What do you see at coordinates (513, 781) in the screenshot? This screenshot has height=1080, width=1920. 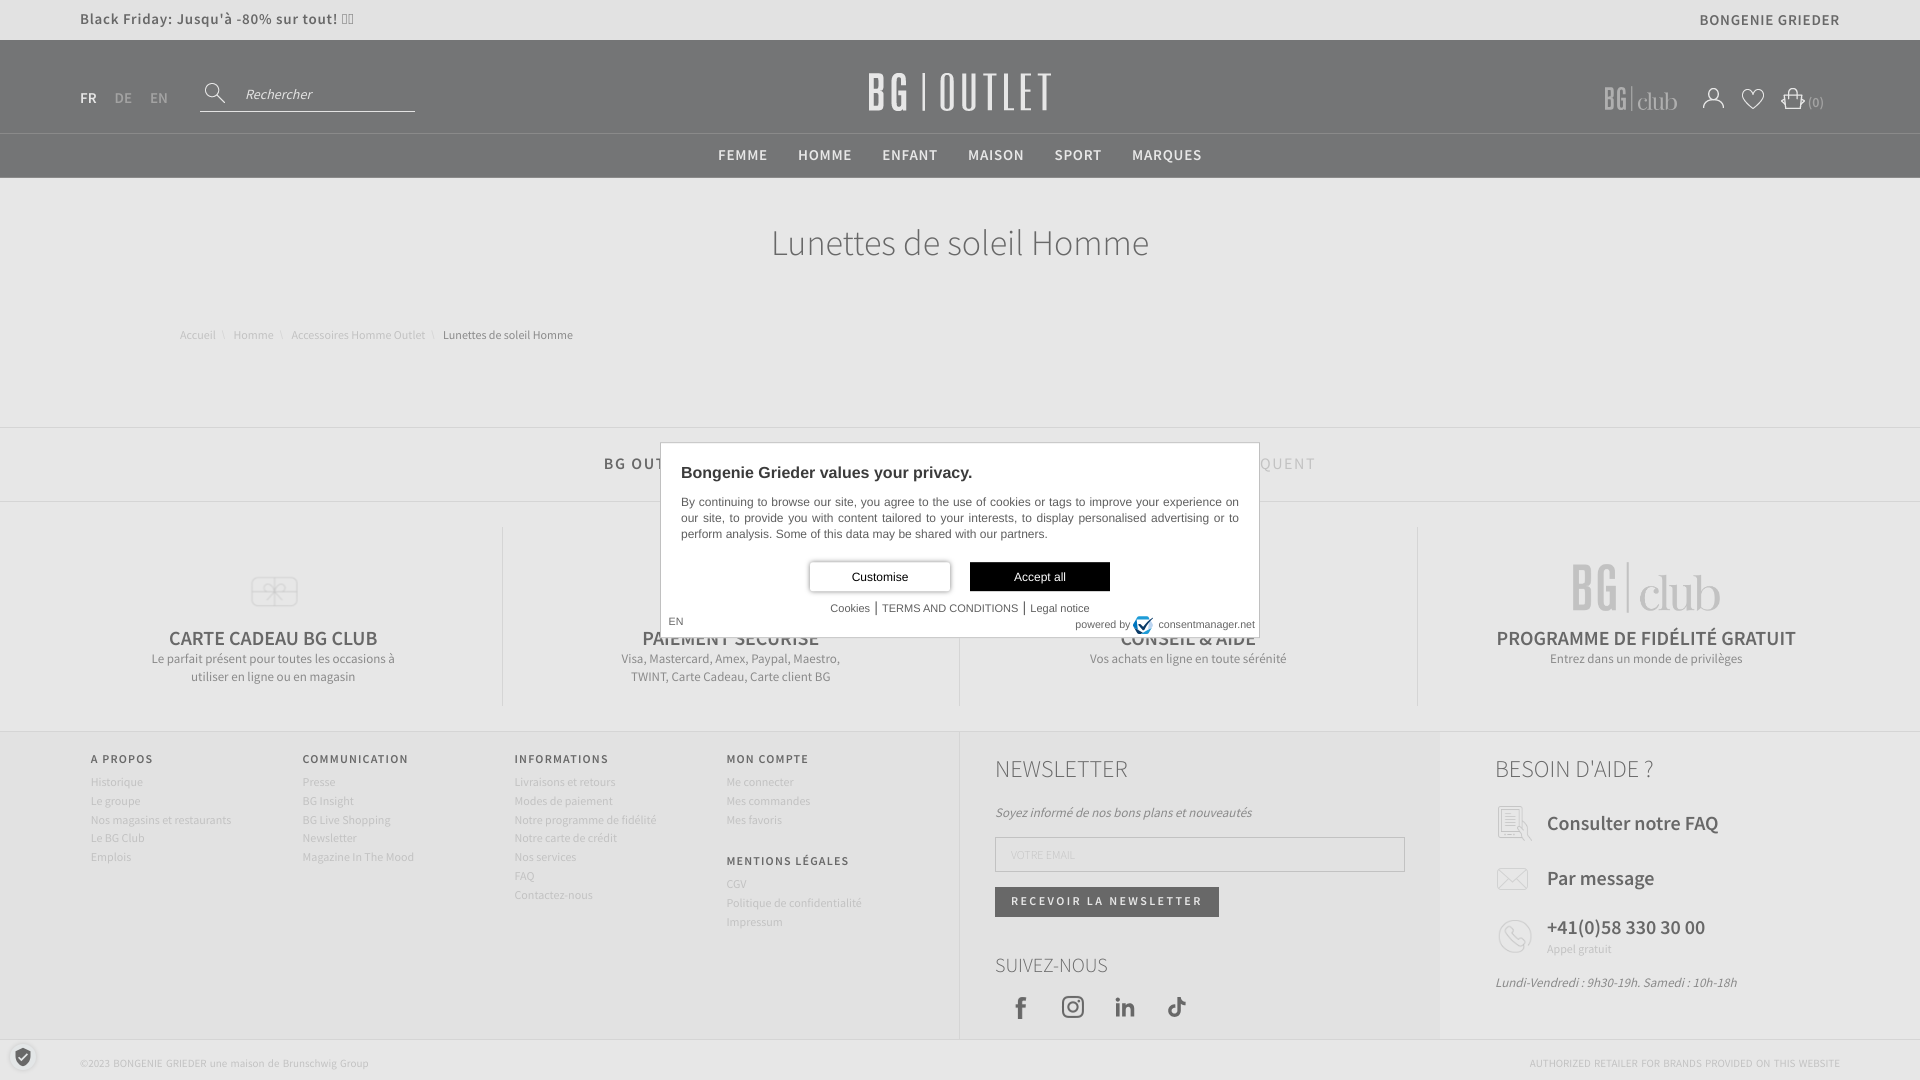 I see `'Livraisons et retours'` at bounding box center [513, 781].